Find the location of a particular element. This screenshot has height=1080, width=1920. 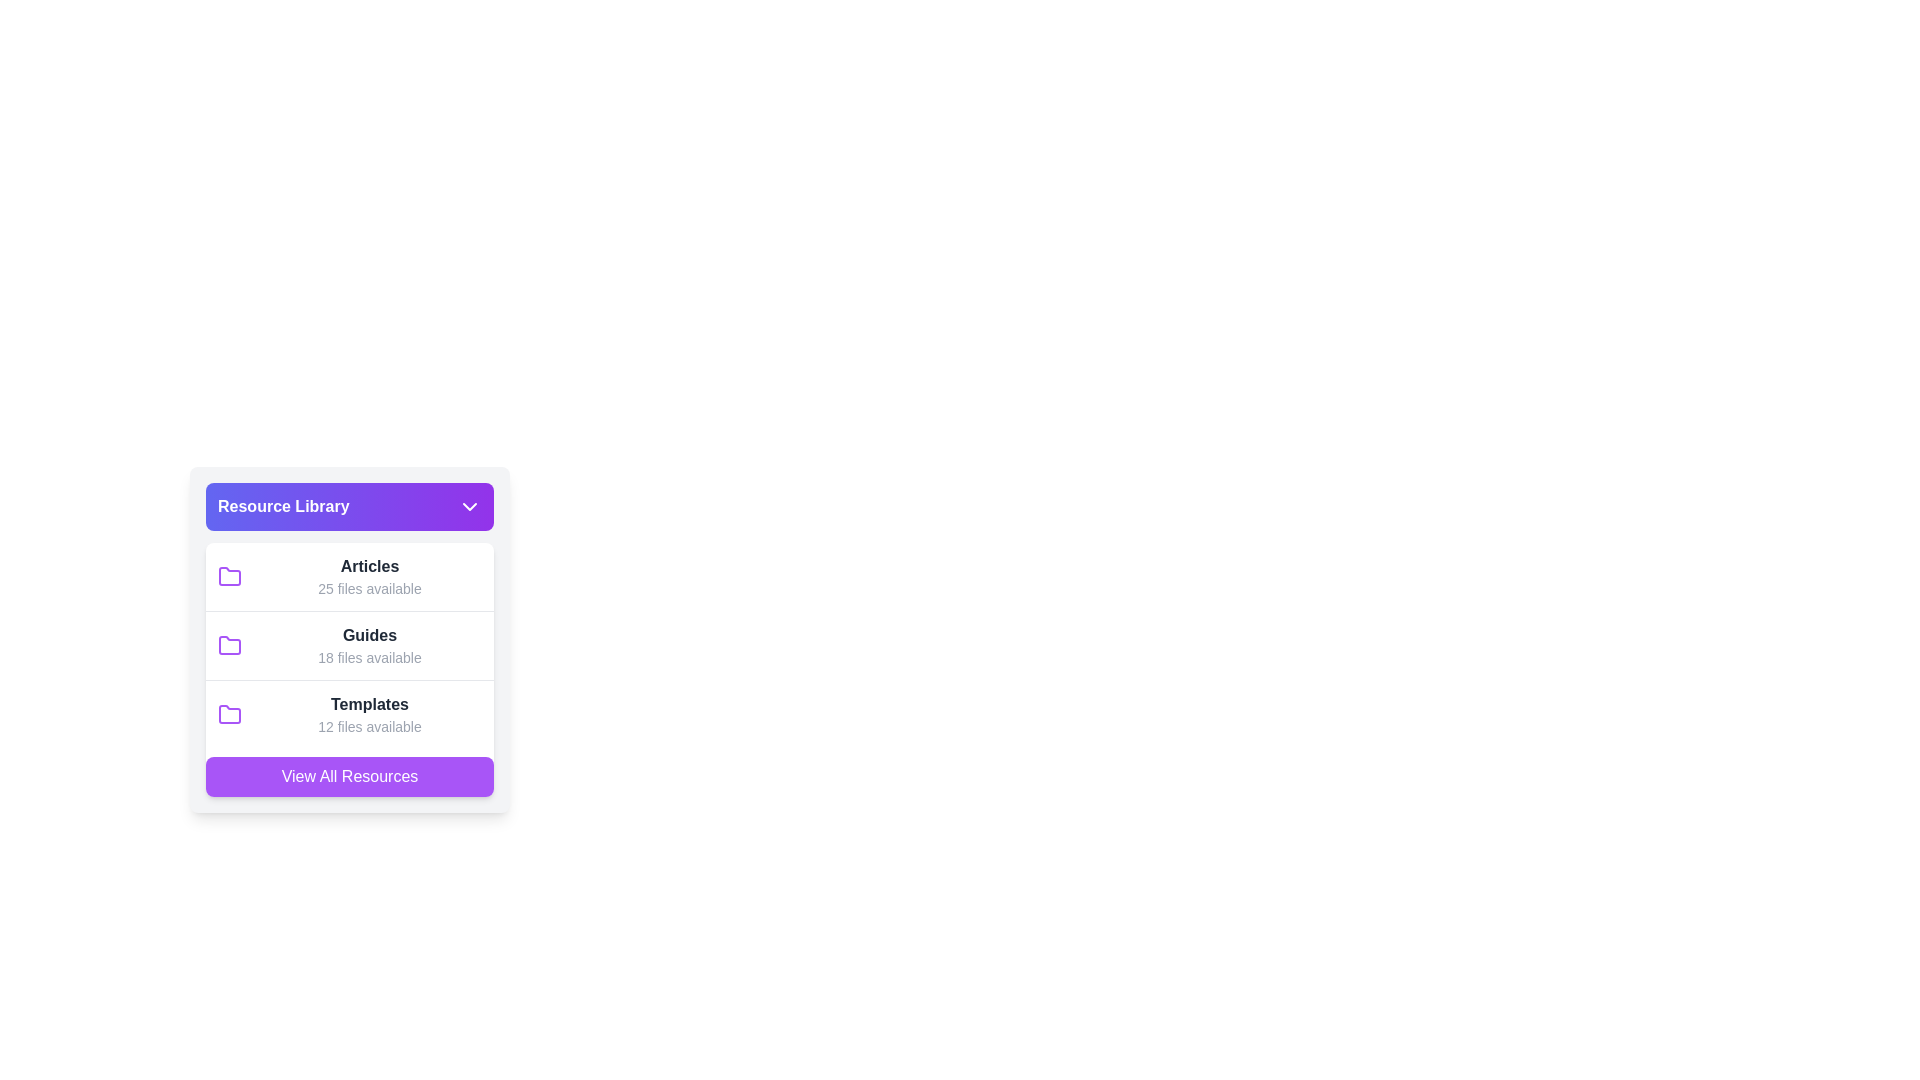

the descriptive label for the 'Articles' section located under the heading 'Resource Library', positioned above the '25 files available' sublabel and next to the folder icon is located at coordinates (369, 567).